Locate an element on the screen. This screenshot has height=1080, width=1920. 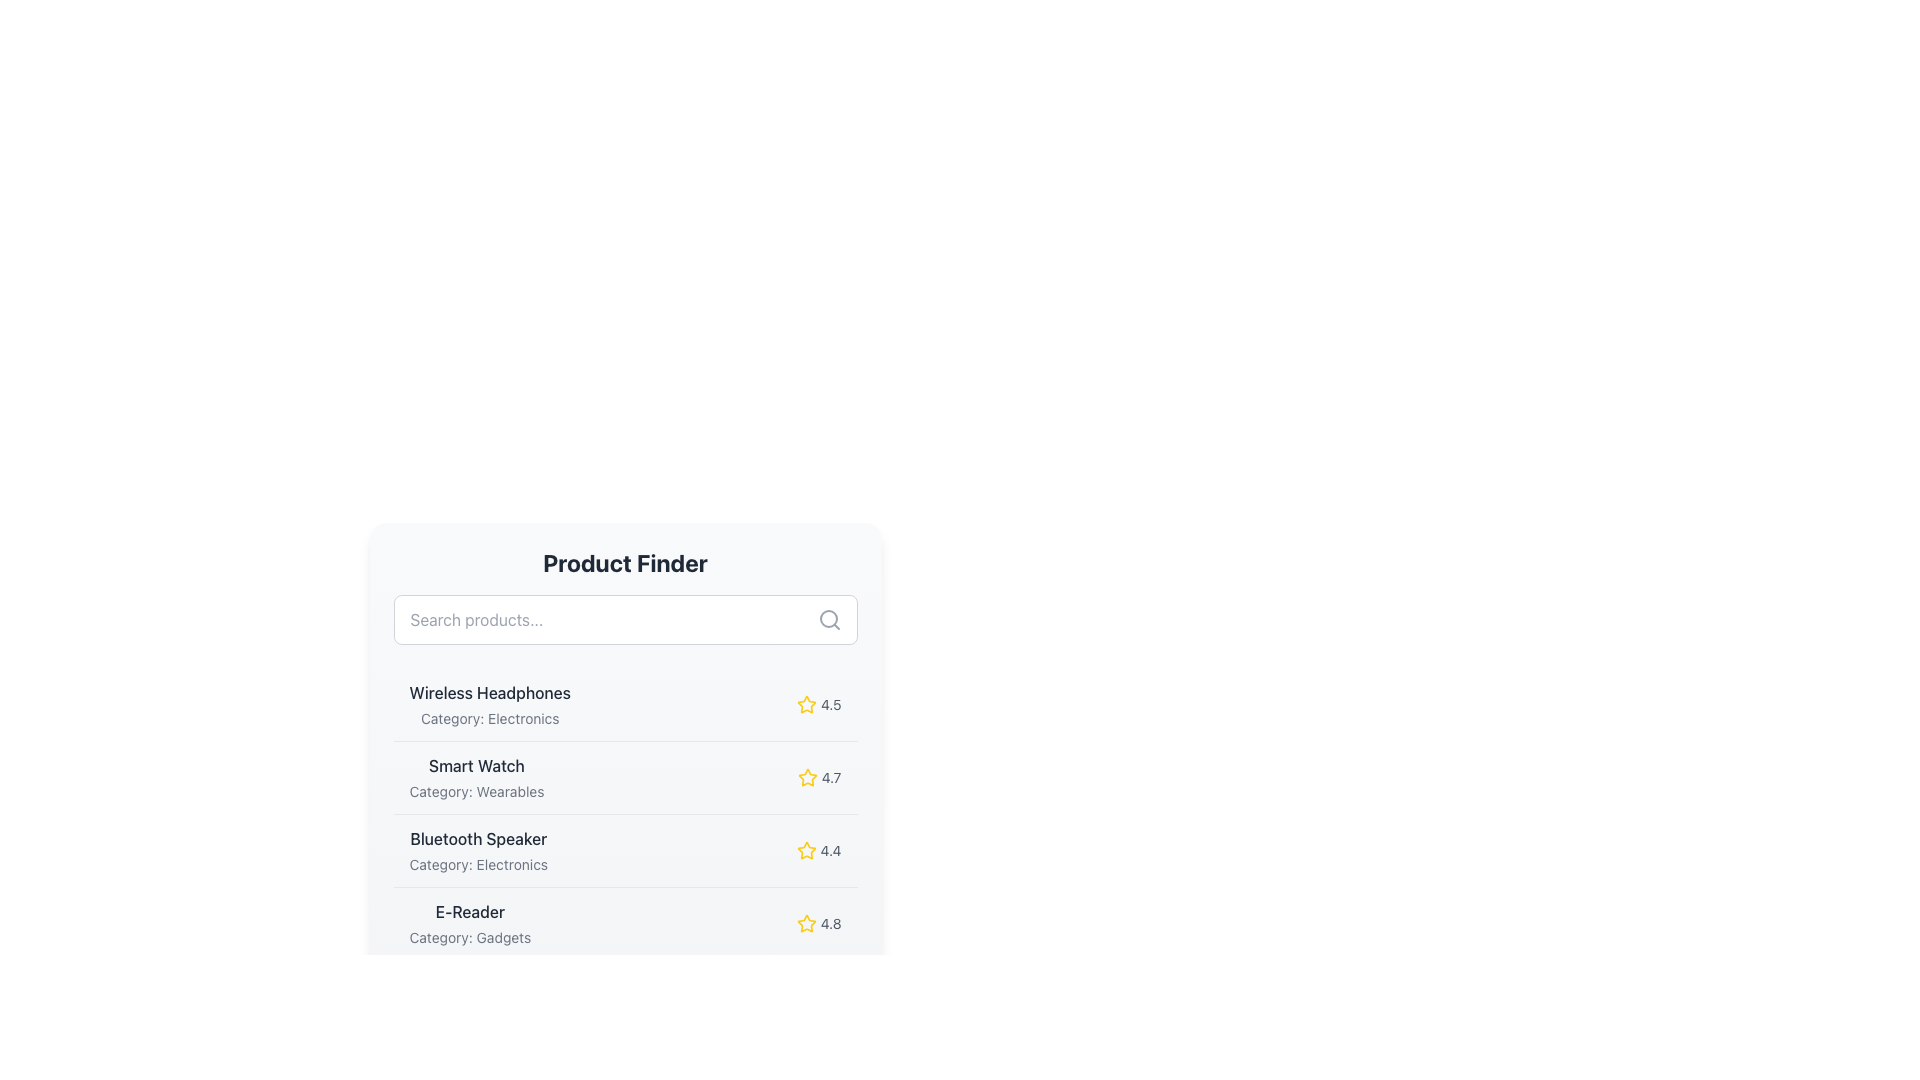
the text label displaying the rating score, which is located to the right of the star icon in the first list item under 'Wireless Headphones' in the 'Electronics' category is located at coordinates (831, 704).